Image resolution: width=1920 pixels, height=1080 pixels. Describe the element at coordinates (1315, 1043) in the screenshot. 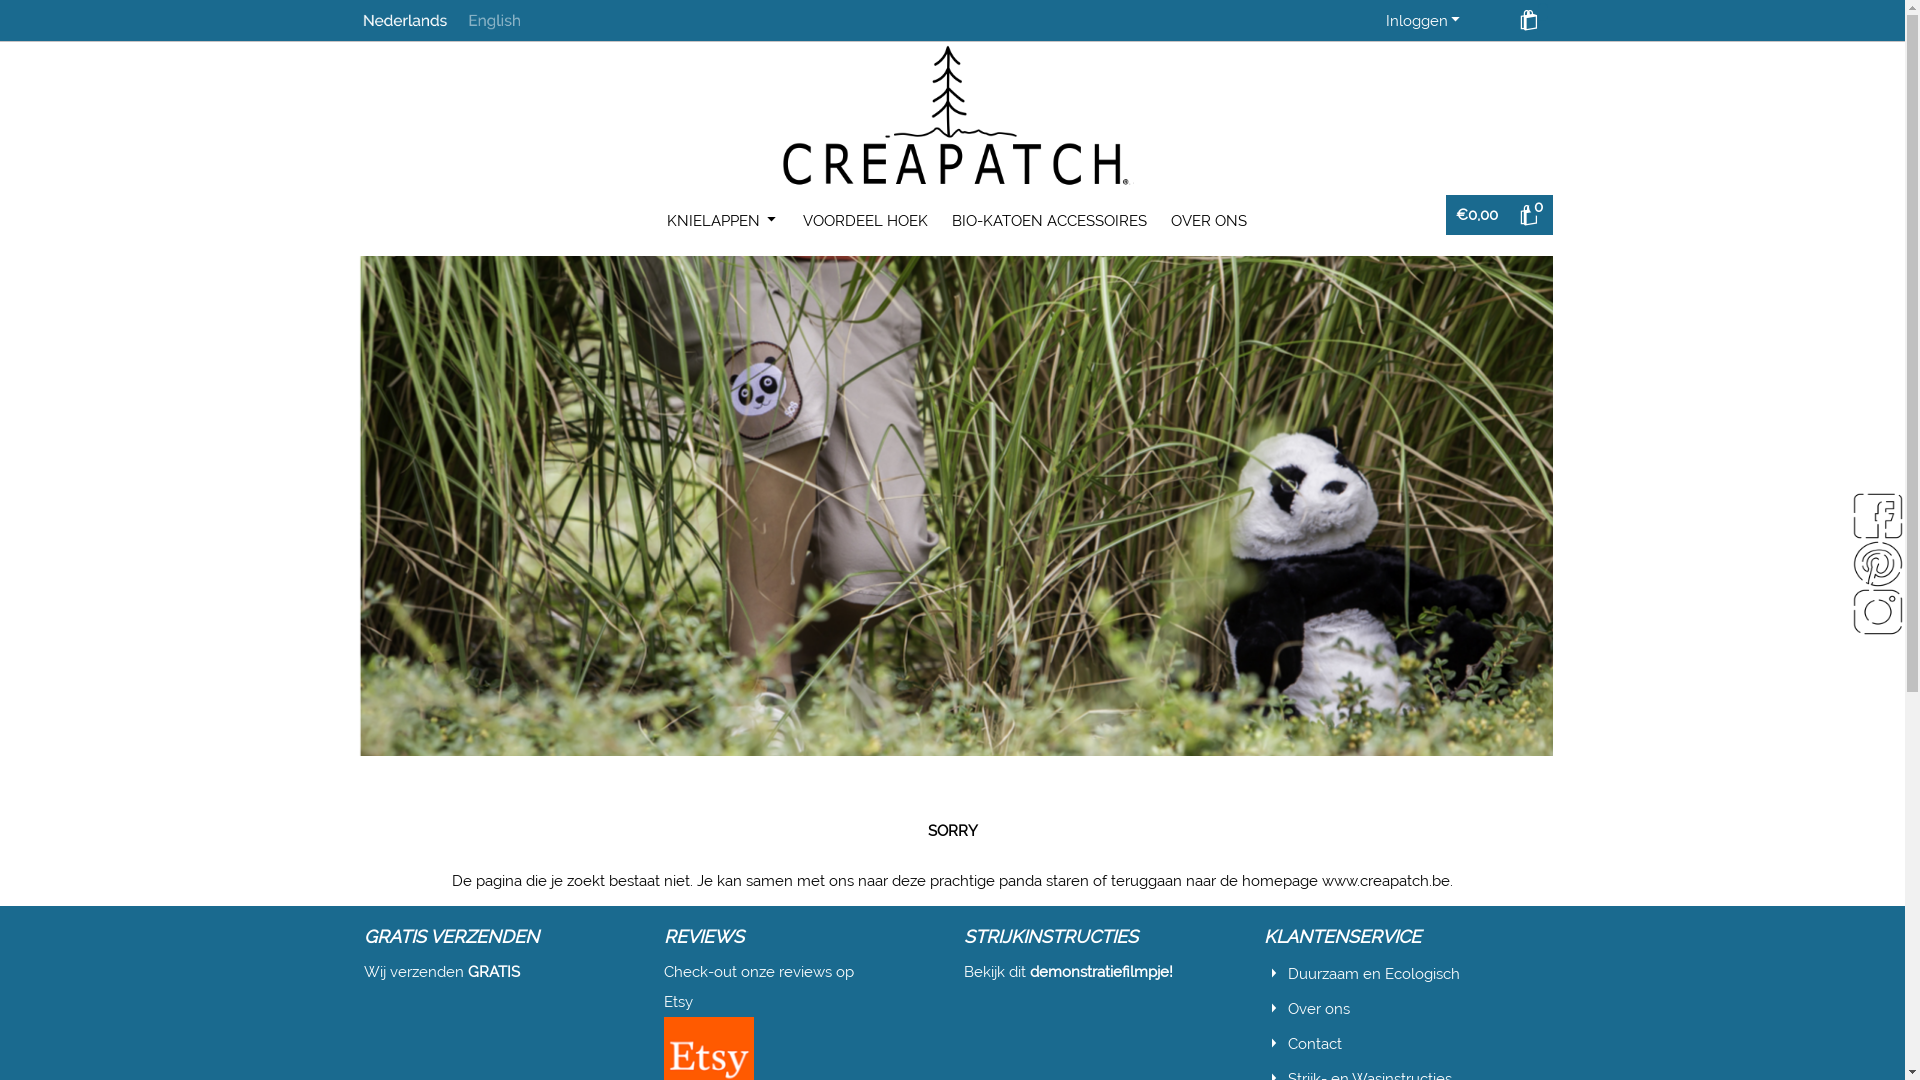

I see `'Contact'` at that location.